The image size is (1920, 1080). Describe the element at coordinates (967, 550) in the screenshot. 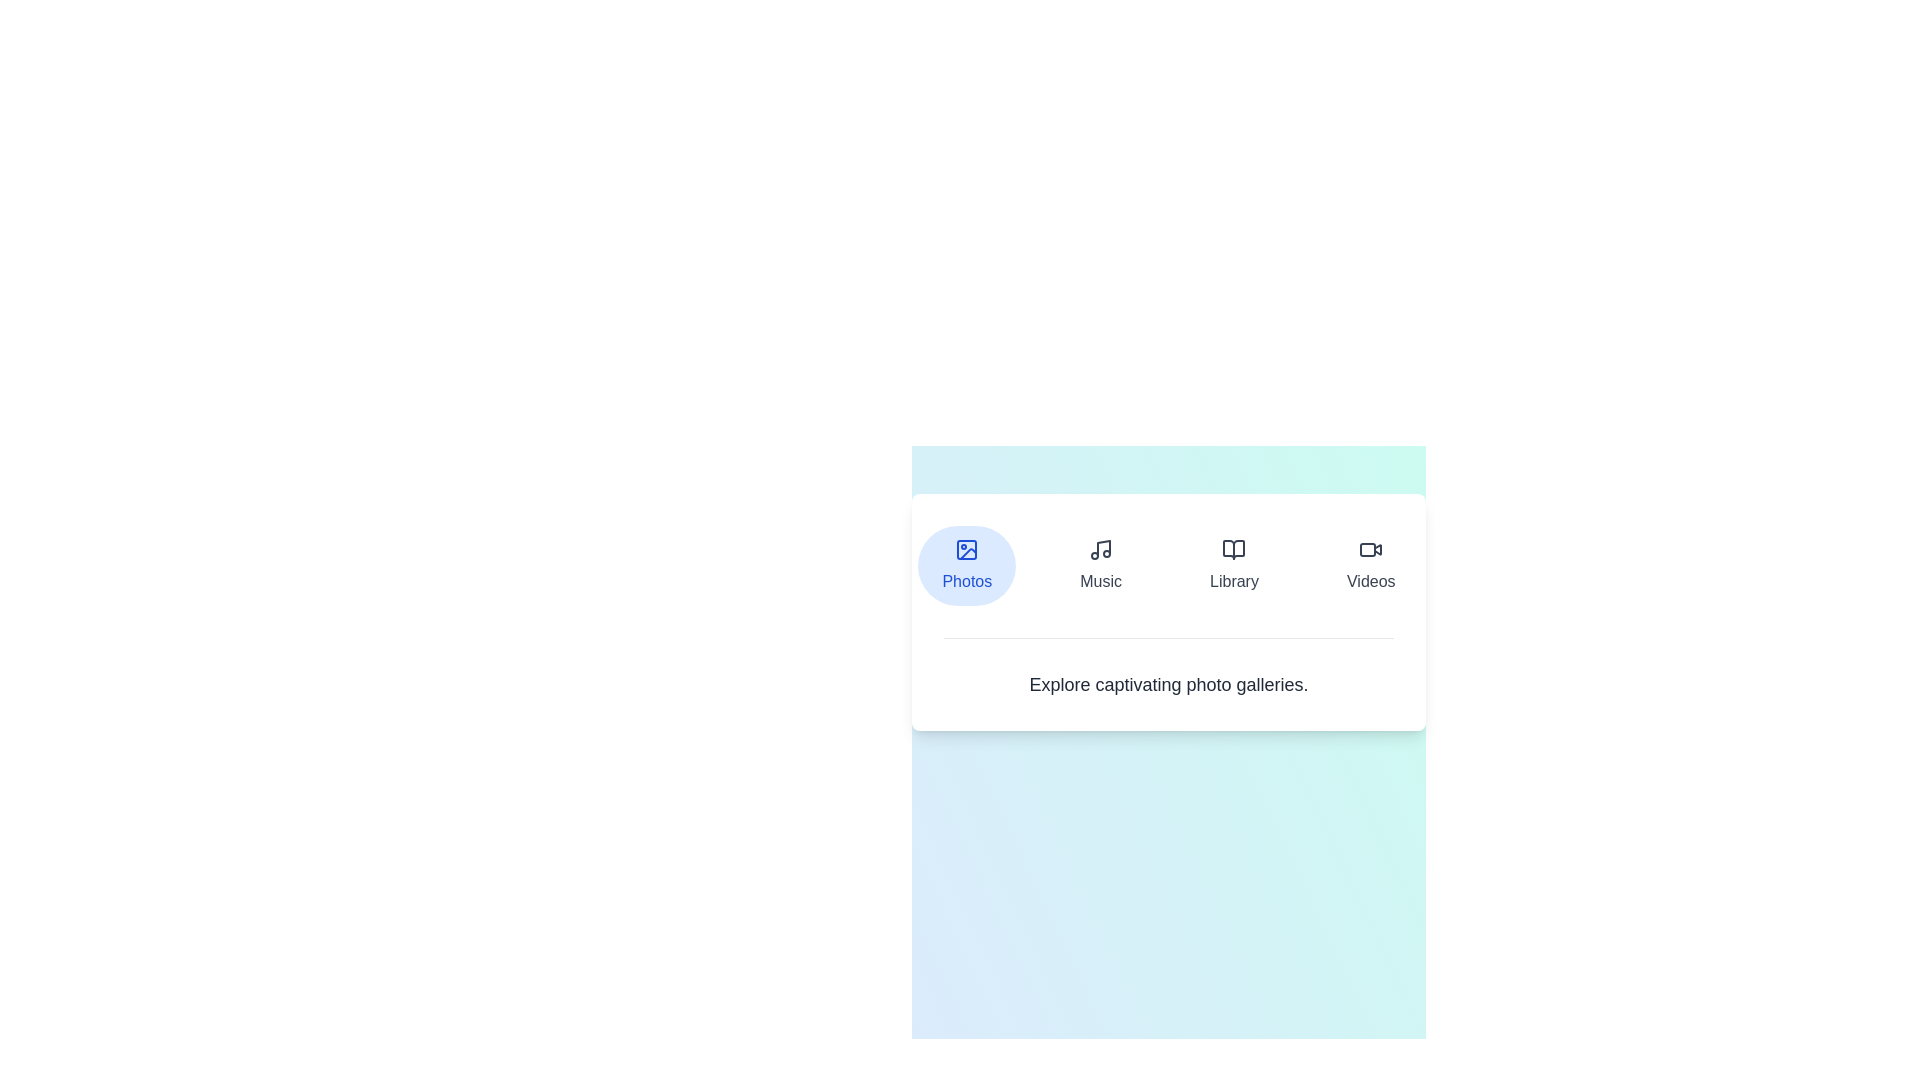

I see `the 'Photos' icon located at the top-left corner of the blue-shaded card interface` at that location.